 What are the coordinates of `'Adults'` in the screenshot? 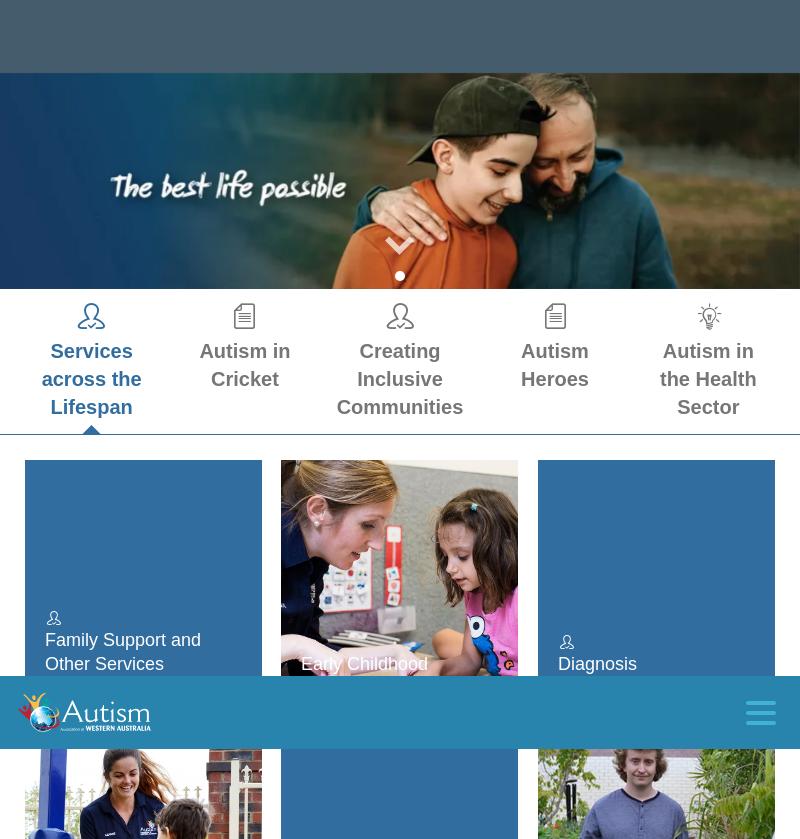 It's located at (582, 242).